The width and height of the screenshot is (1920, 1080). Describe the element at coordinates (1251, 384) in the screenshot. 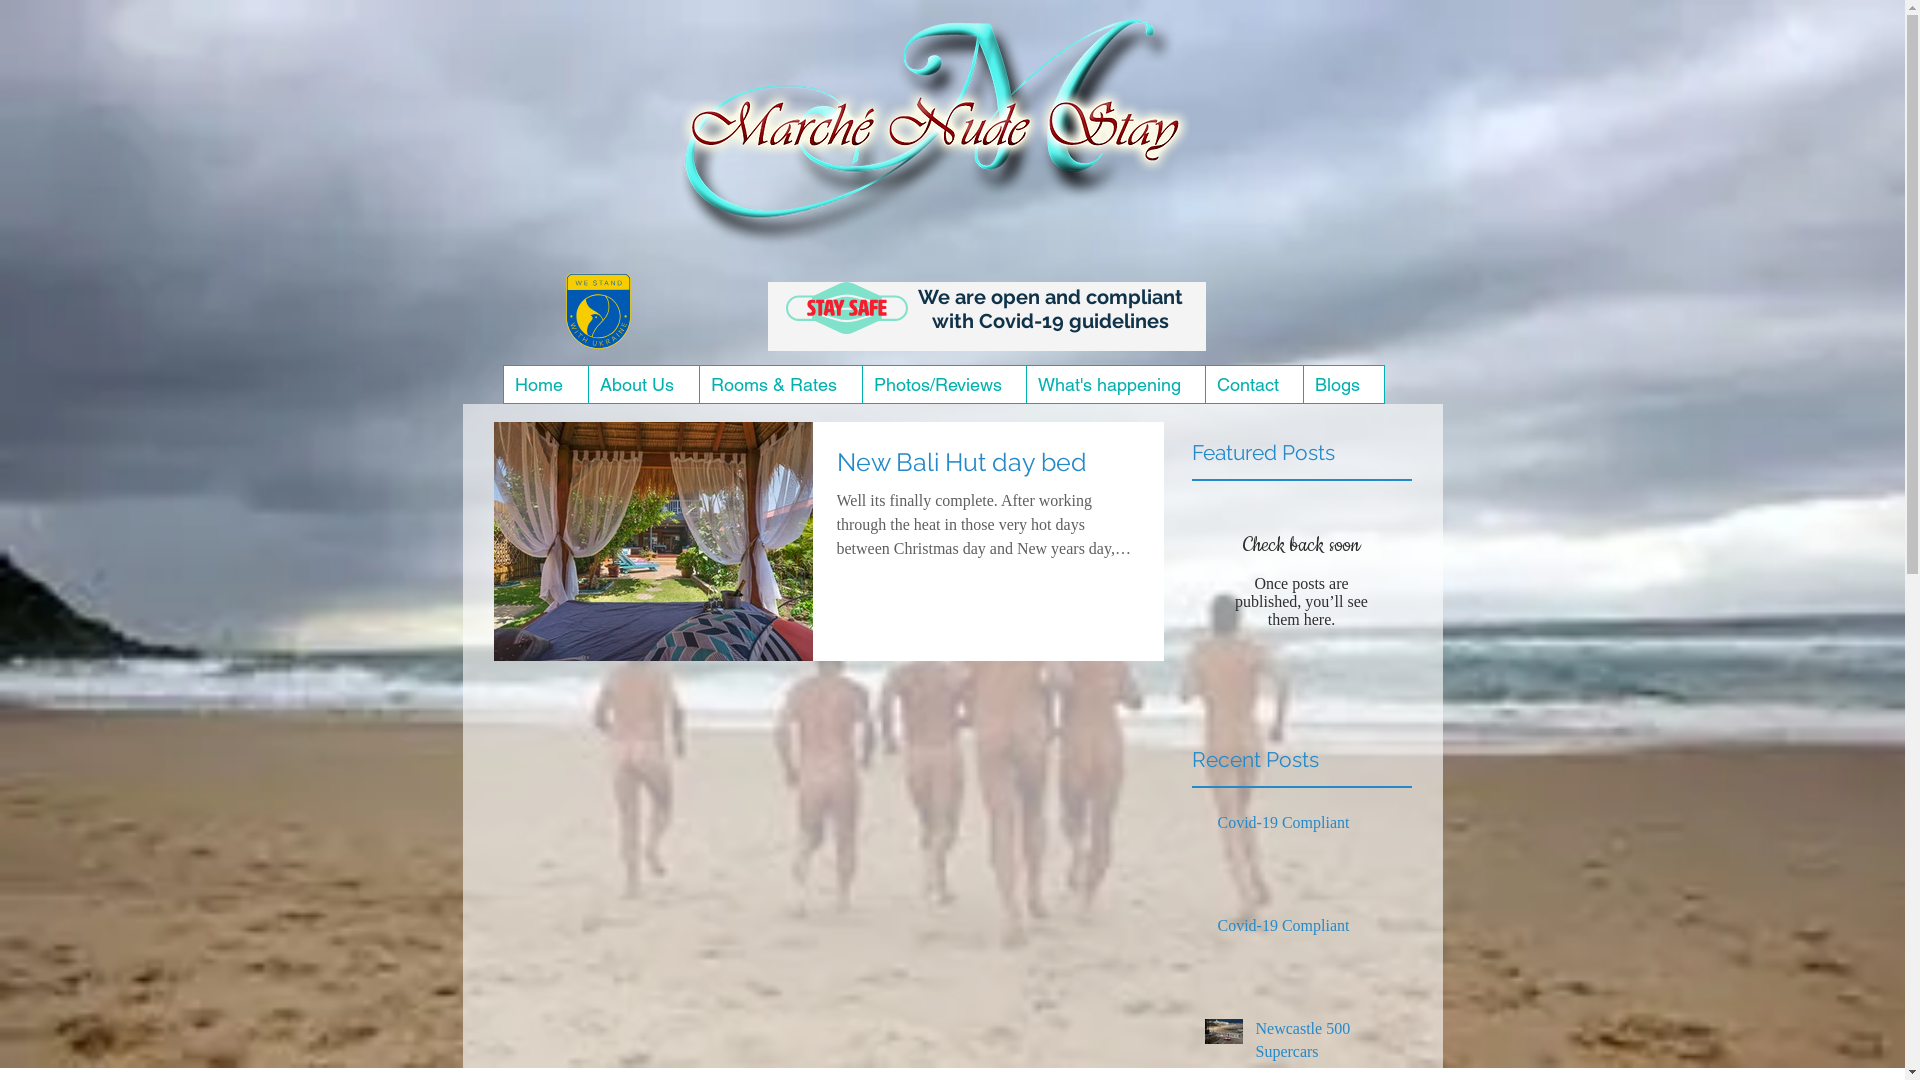

I see `'Contact'` at that location.